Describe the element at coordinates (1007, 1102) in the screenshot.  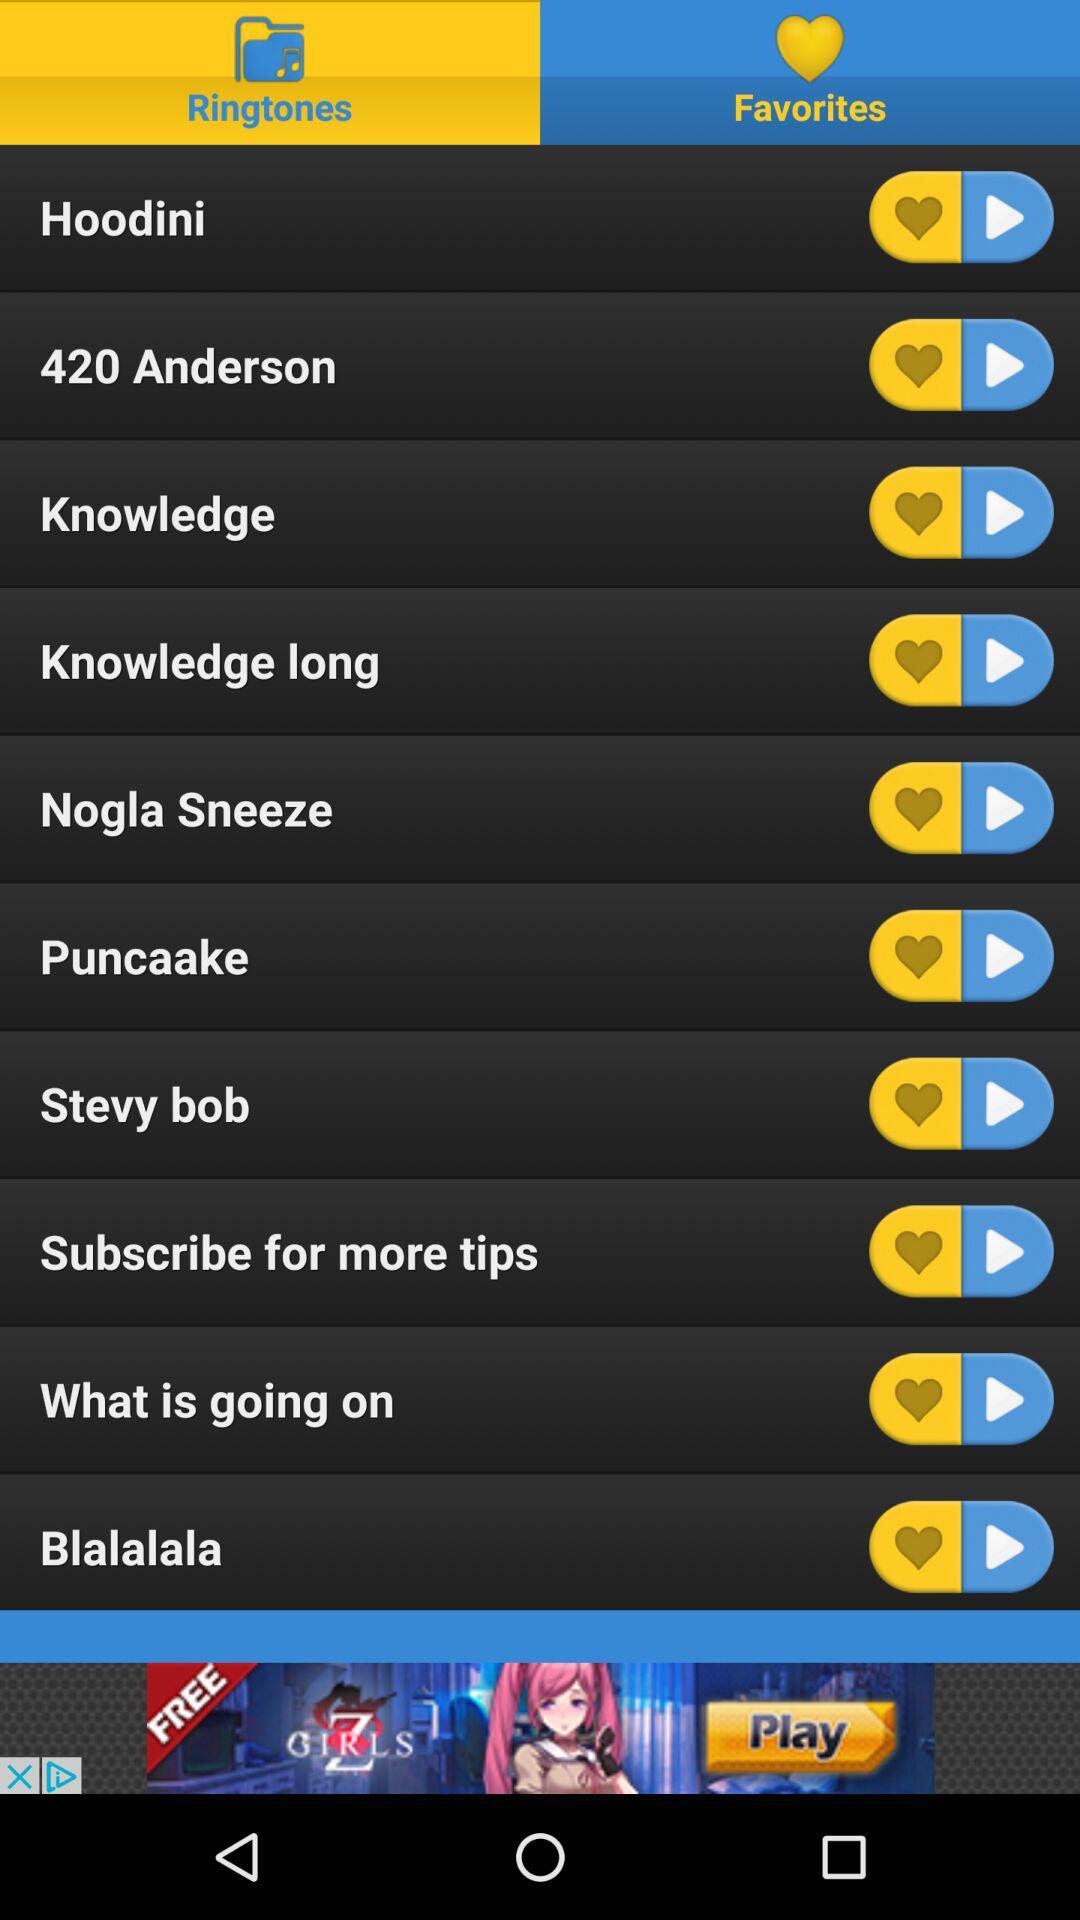
I see `play option` at that location.